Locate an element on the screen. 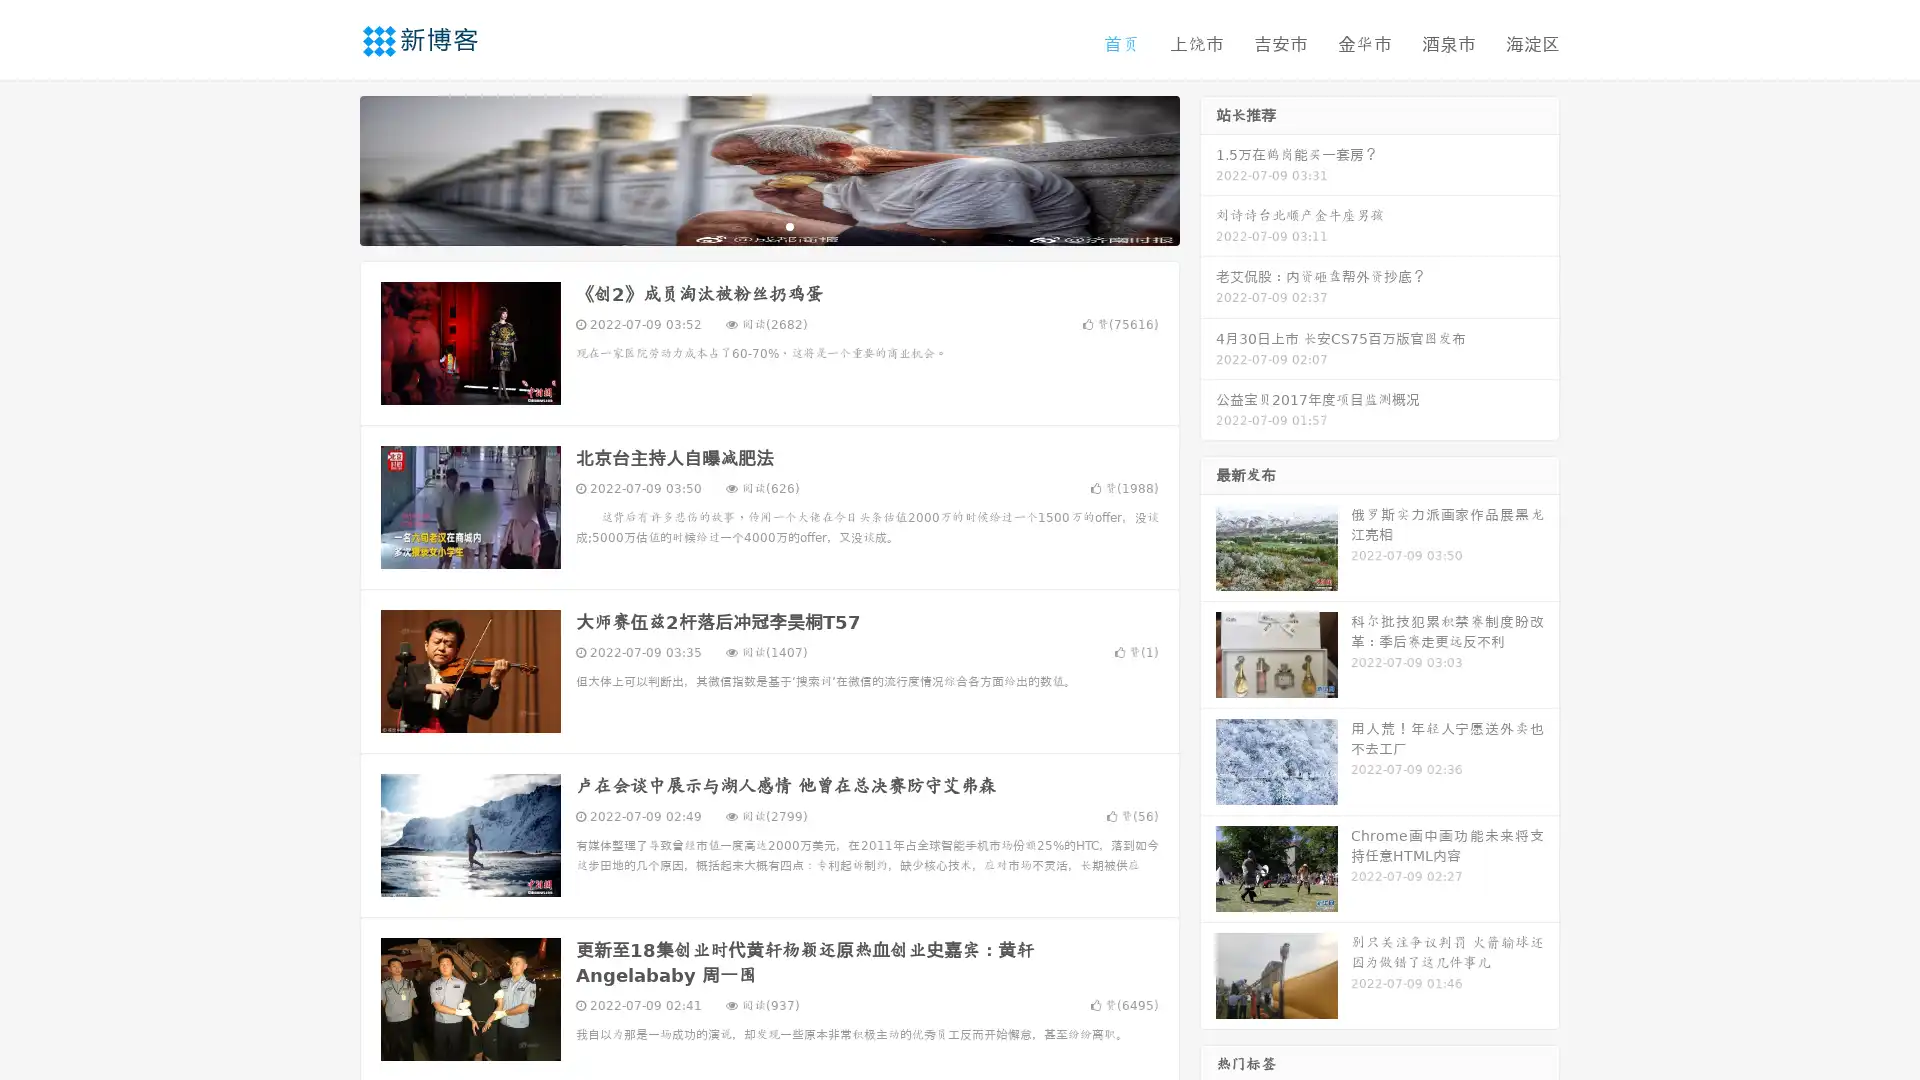 The width and height of the screenshot is (1920, 1080). Go to slide 1 is located at coordinates (748, 225).